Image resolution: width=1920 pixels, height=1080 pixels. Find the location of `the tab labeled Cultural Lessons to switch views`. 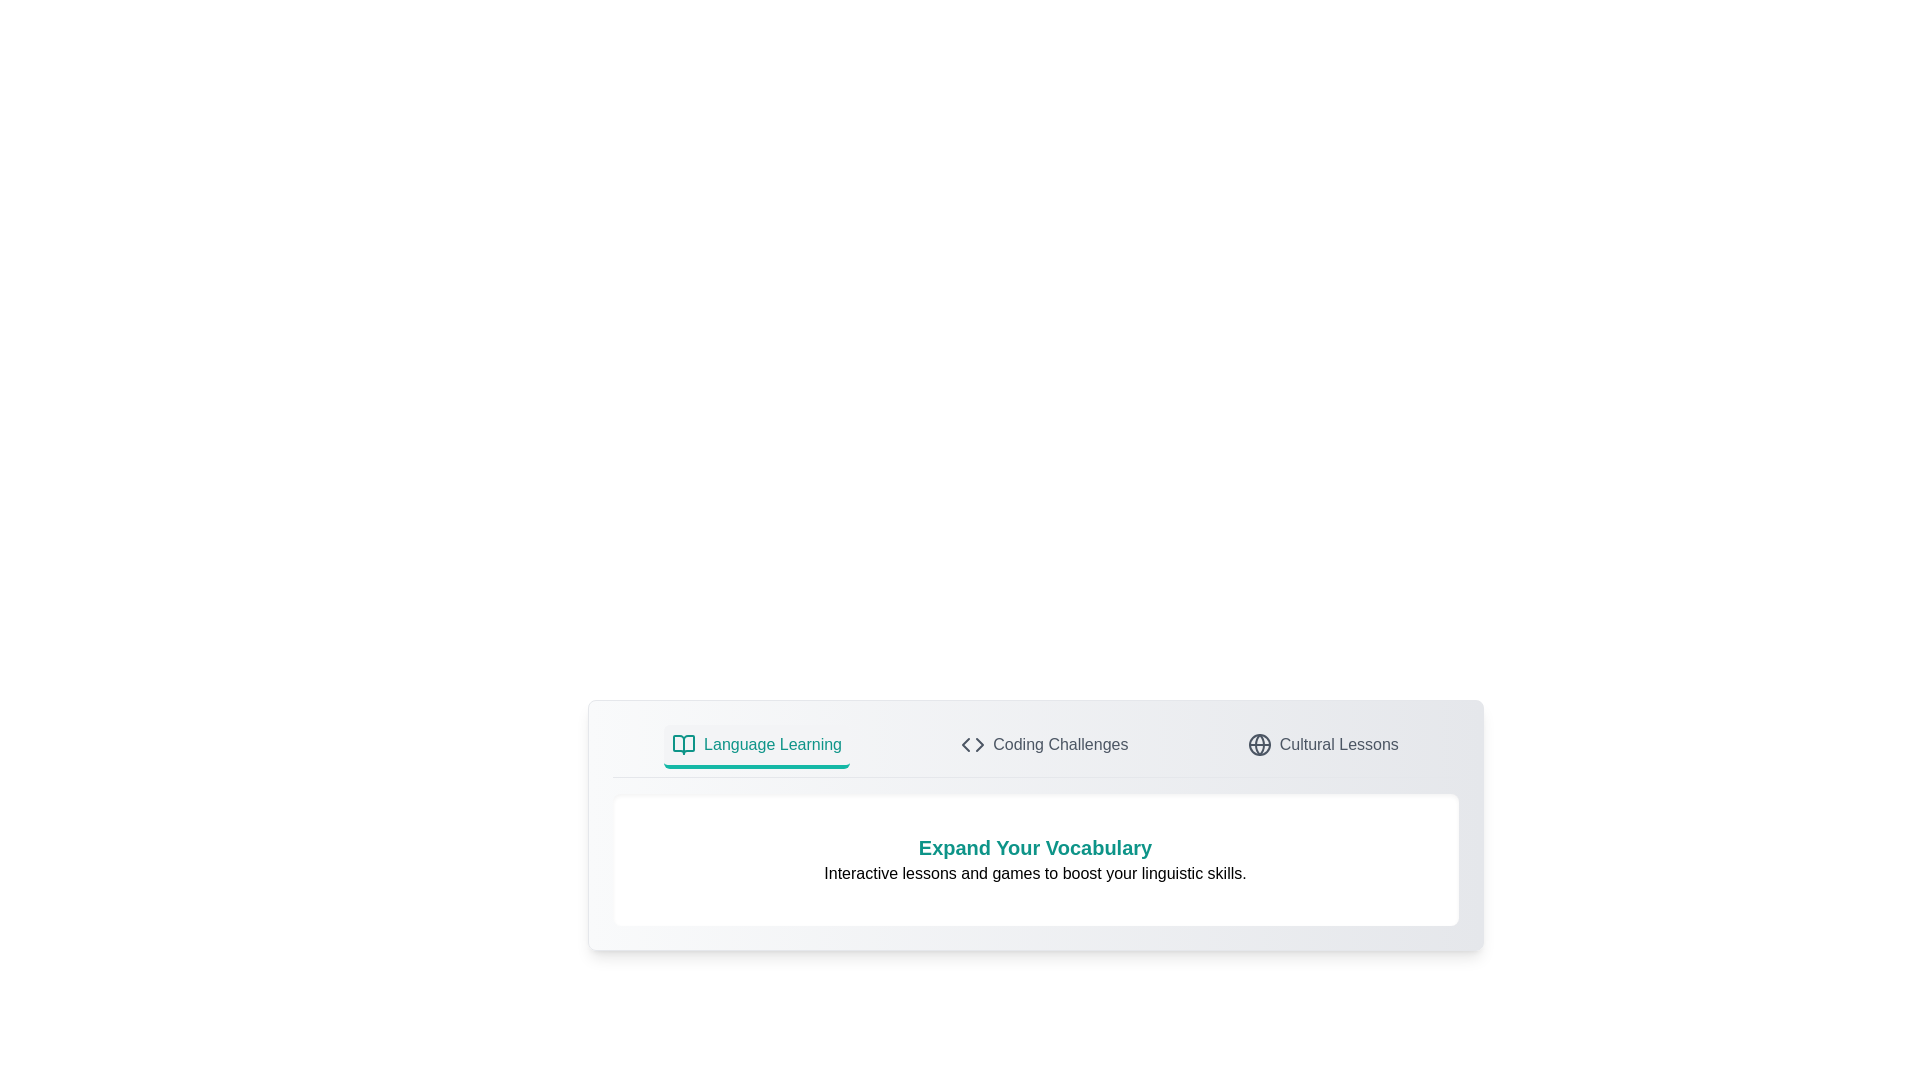

the tab labeled Cultural Lessons to switch views is located at coordinates (1323, 747).